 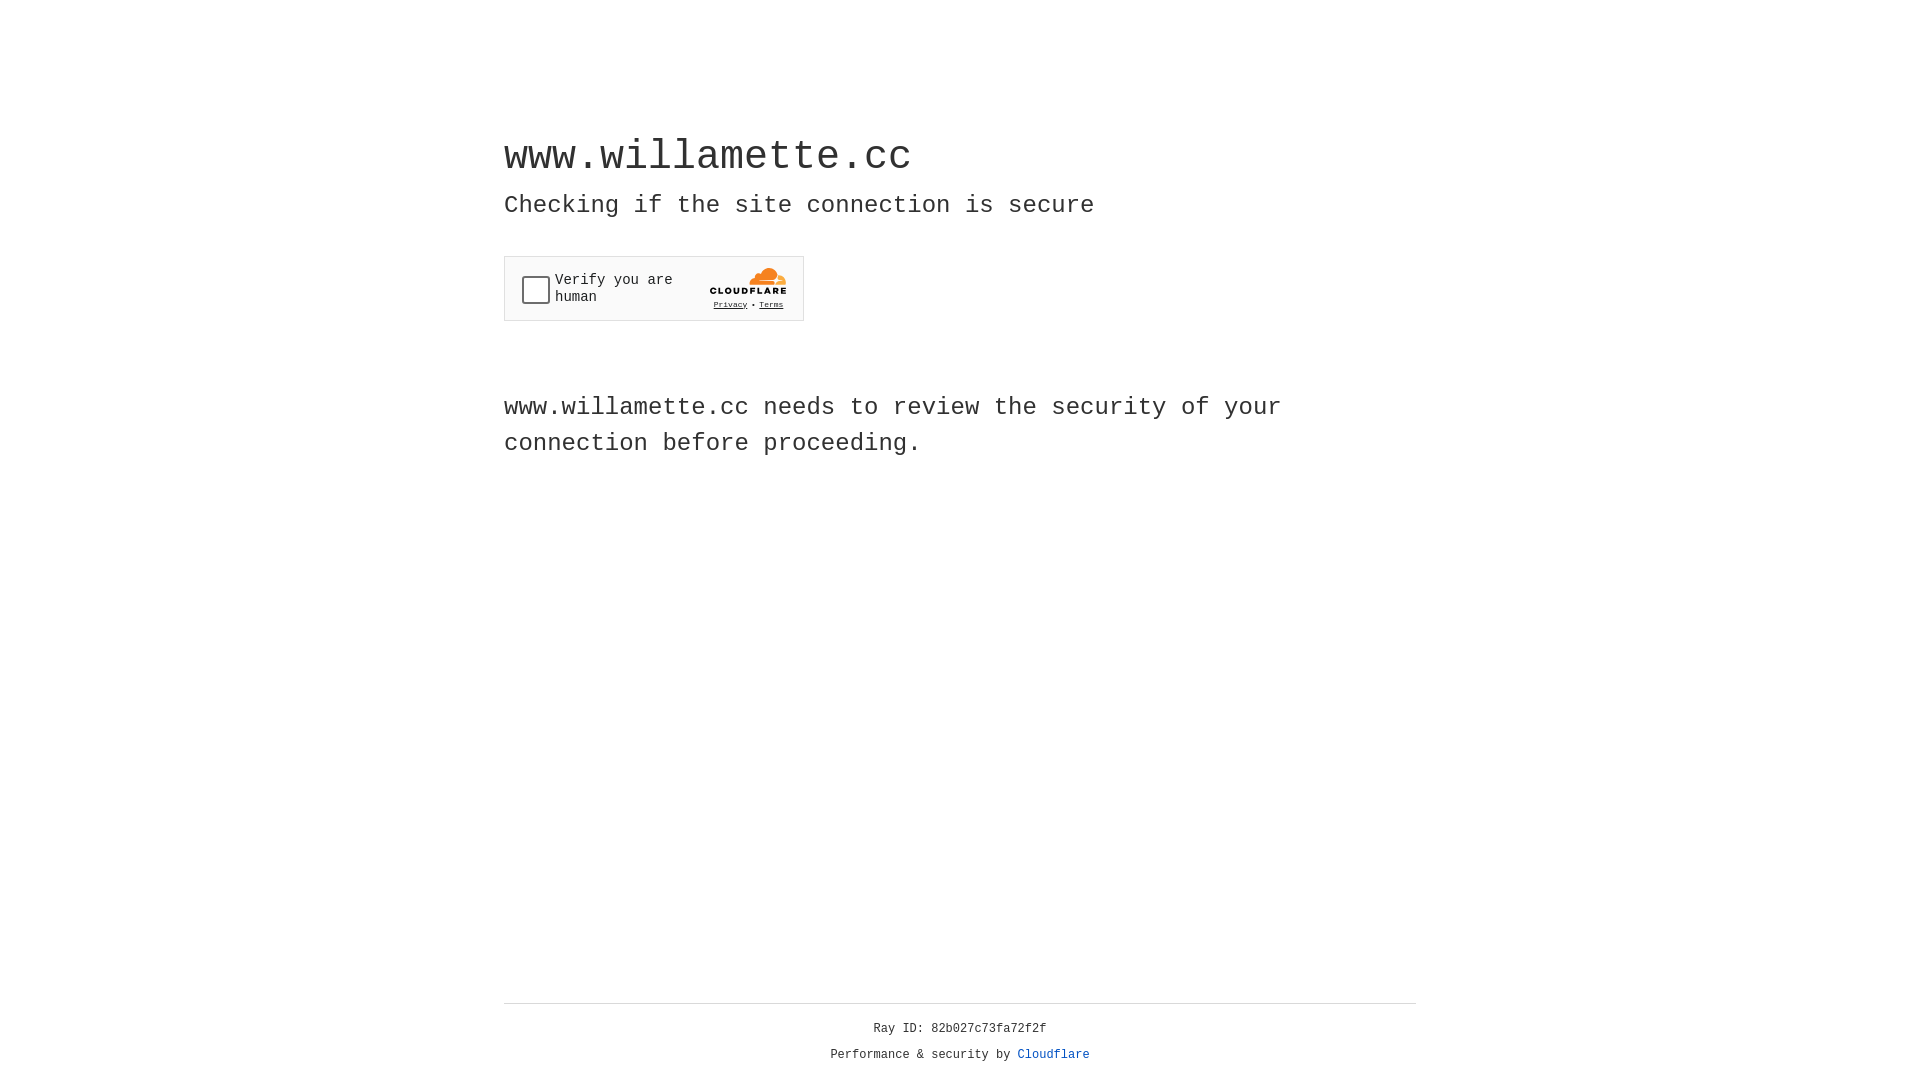 What do you see at coordinates (653, 288) in the screenshot?
I see `'Widget containing a Cloudflare security challenge'` at bounding box center [653, 288].